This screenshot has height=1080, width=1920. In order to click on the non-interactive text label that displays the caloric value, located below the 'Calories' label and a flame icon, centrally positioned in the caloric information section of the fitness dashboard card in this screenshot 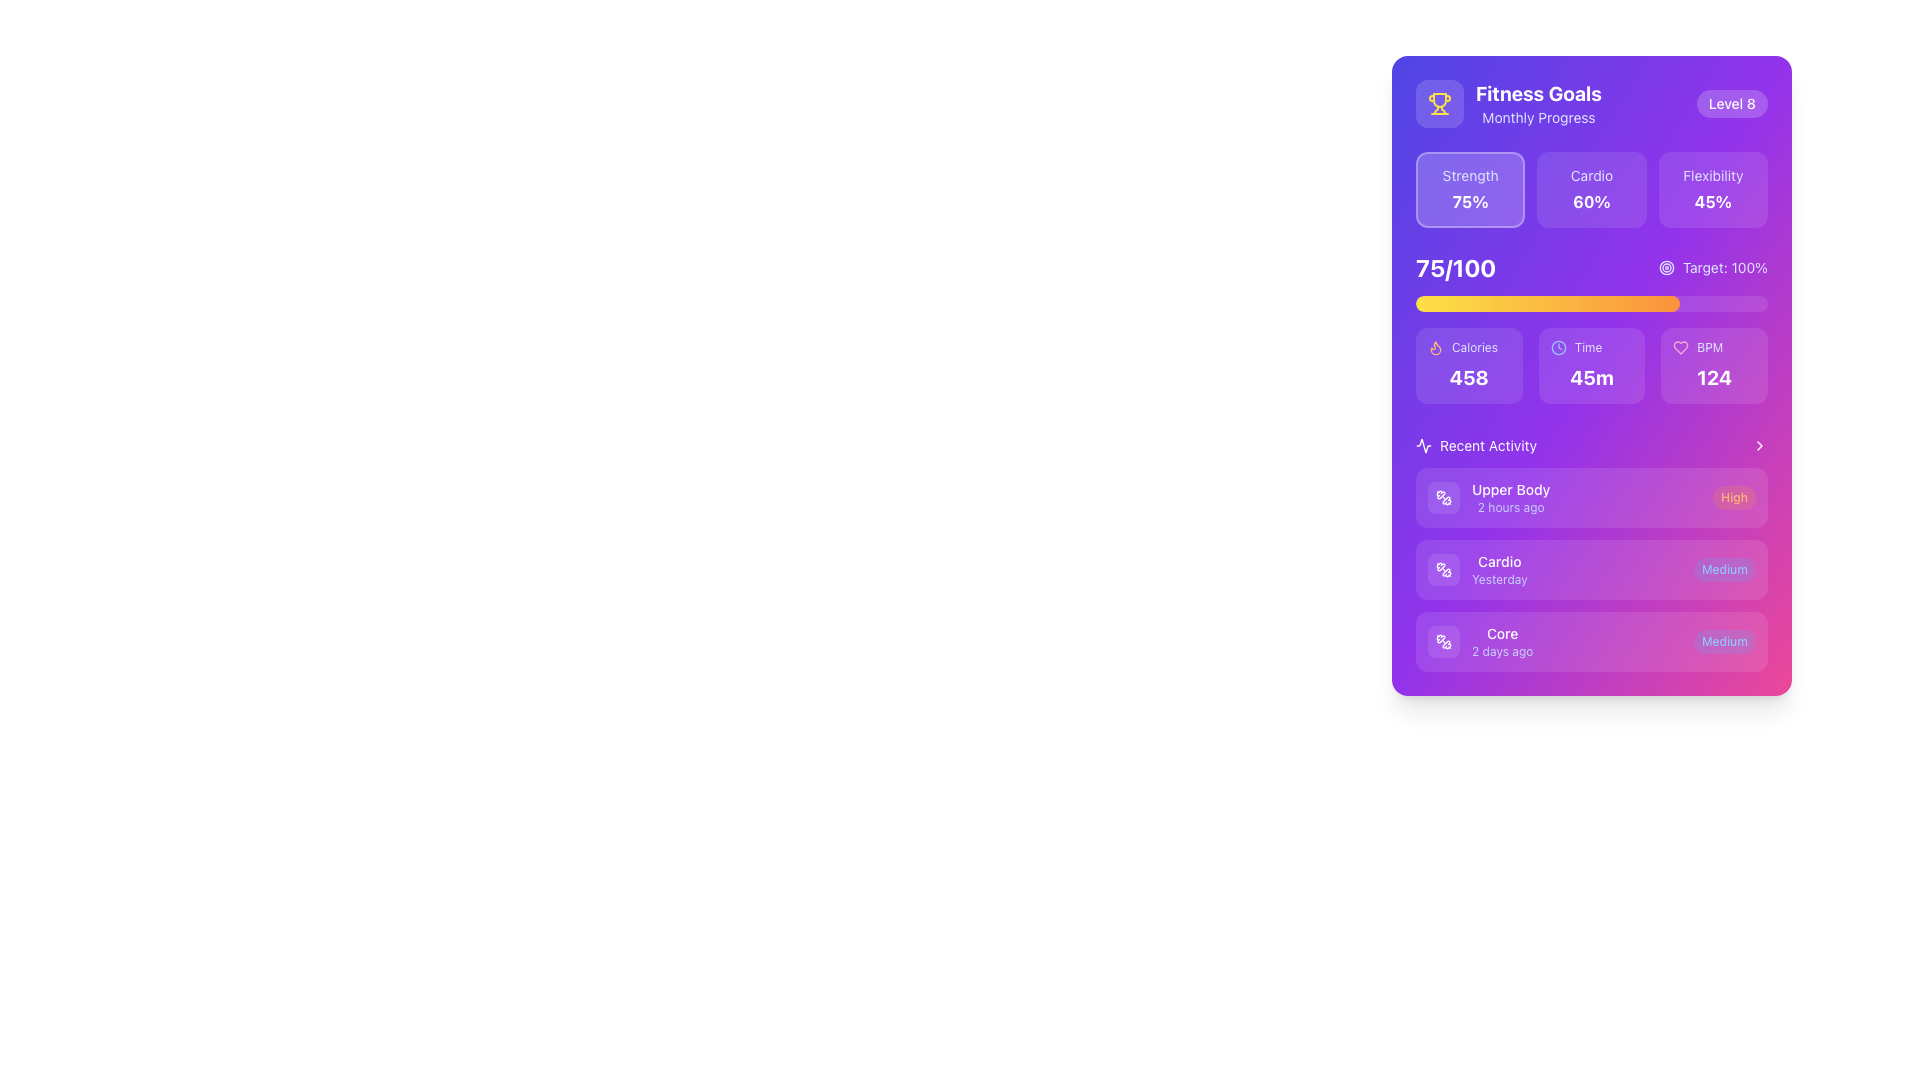, I will do `click(1469, 378)`.